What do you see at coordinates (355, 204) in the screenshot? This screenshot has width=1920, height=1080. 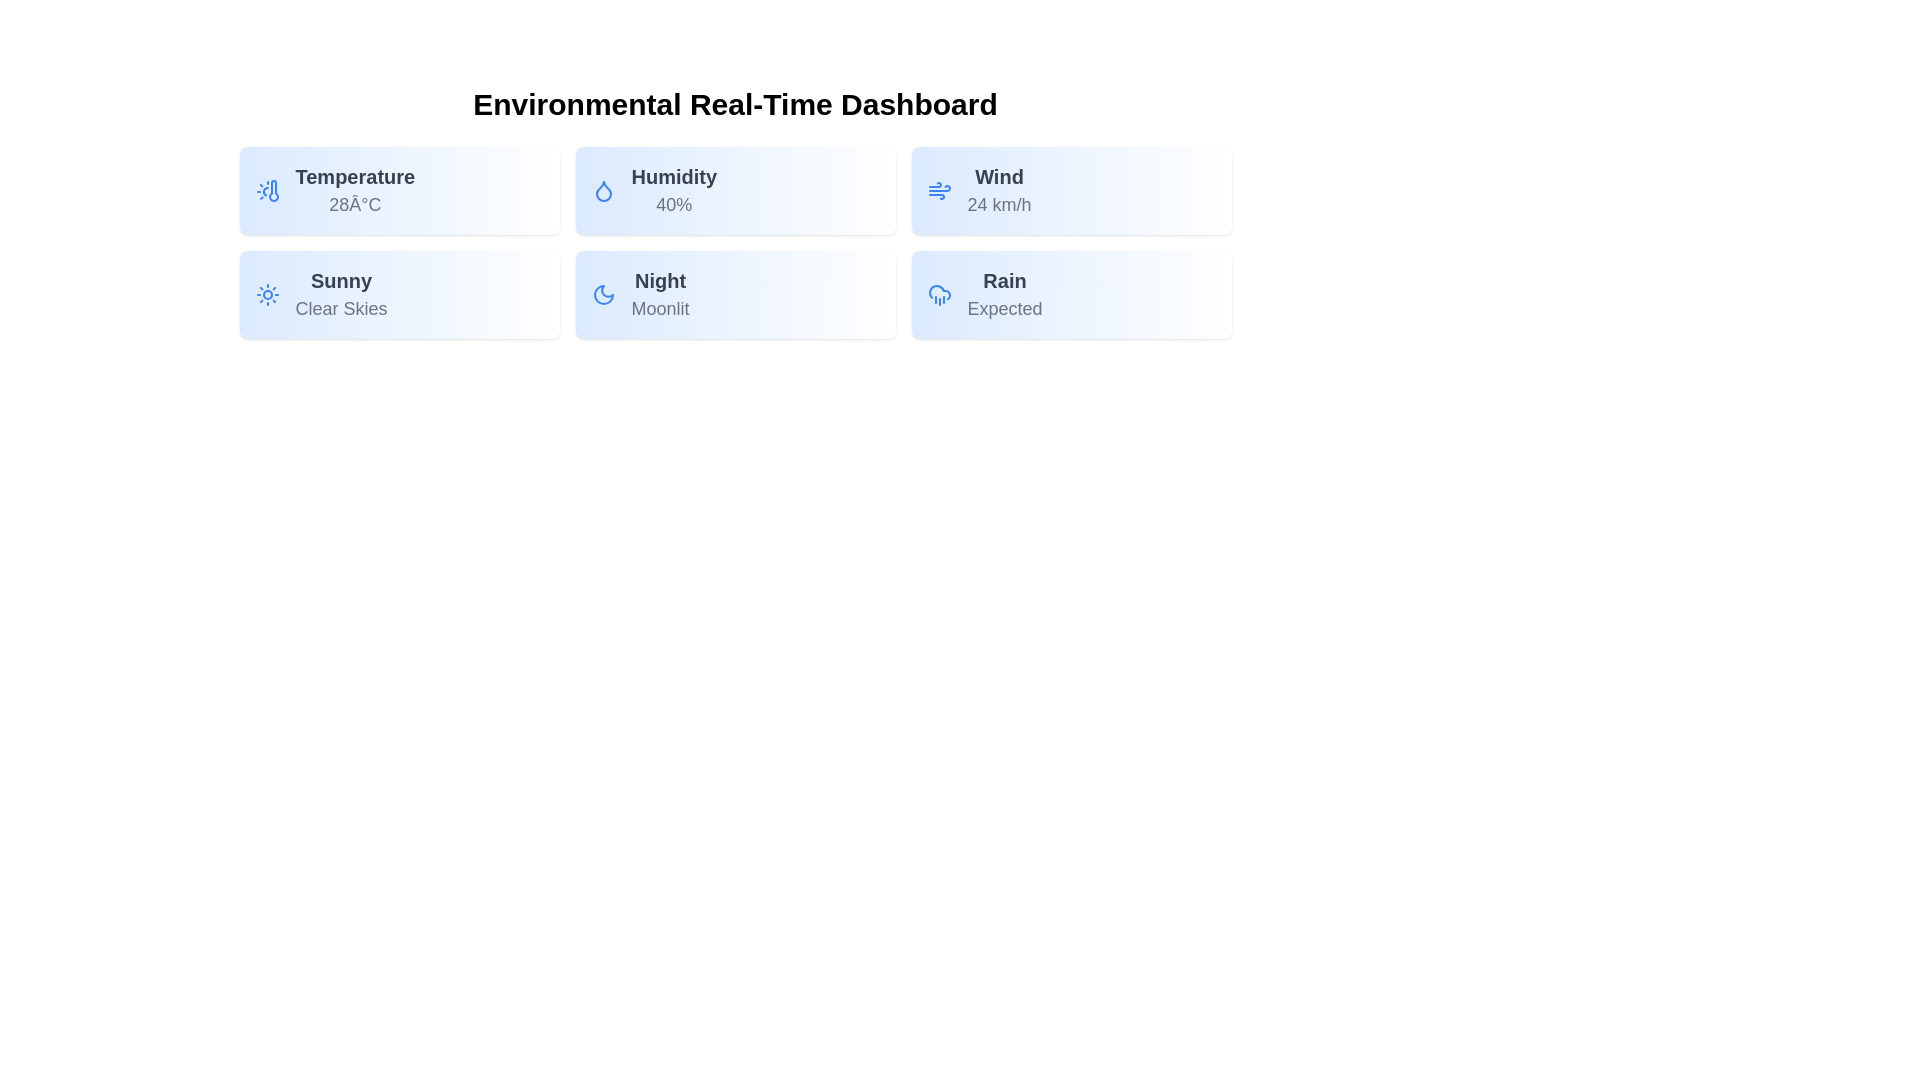 I see `the static text display showing the current temperature in degrees Celsius, located inside the 'Temperature' card in the top-left corner of the interface` at bounding box center [355, 204].